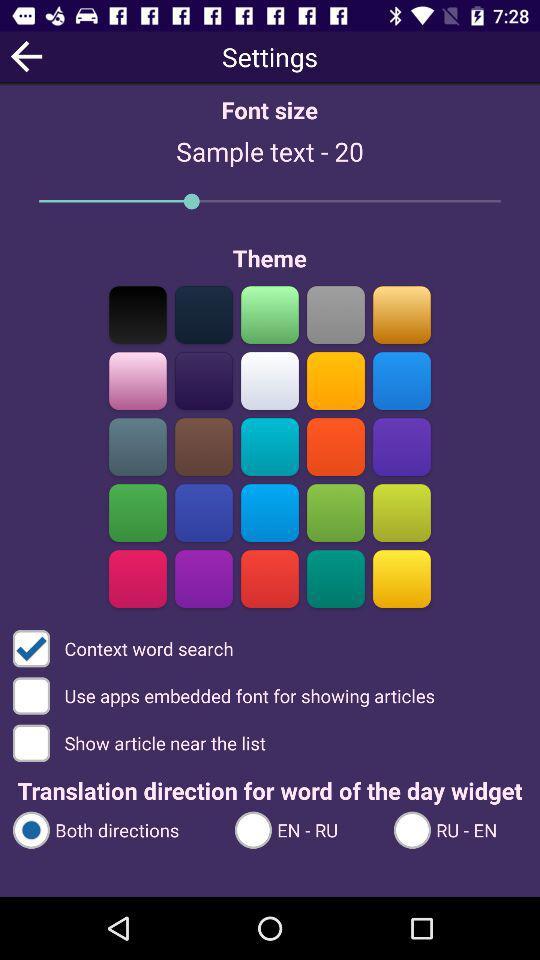 The image size is (540, 960). What do you see at coordinates (25, 55) in the screenshot?
I see `go back` at bounding box center [25, 55].